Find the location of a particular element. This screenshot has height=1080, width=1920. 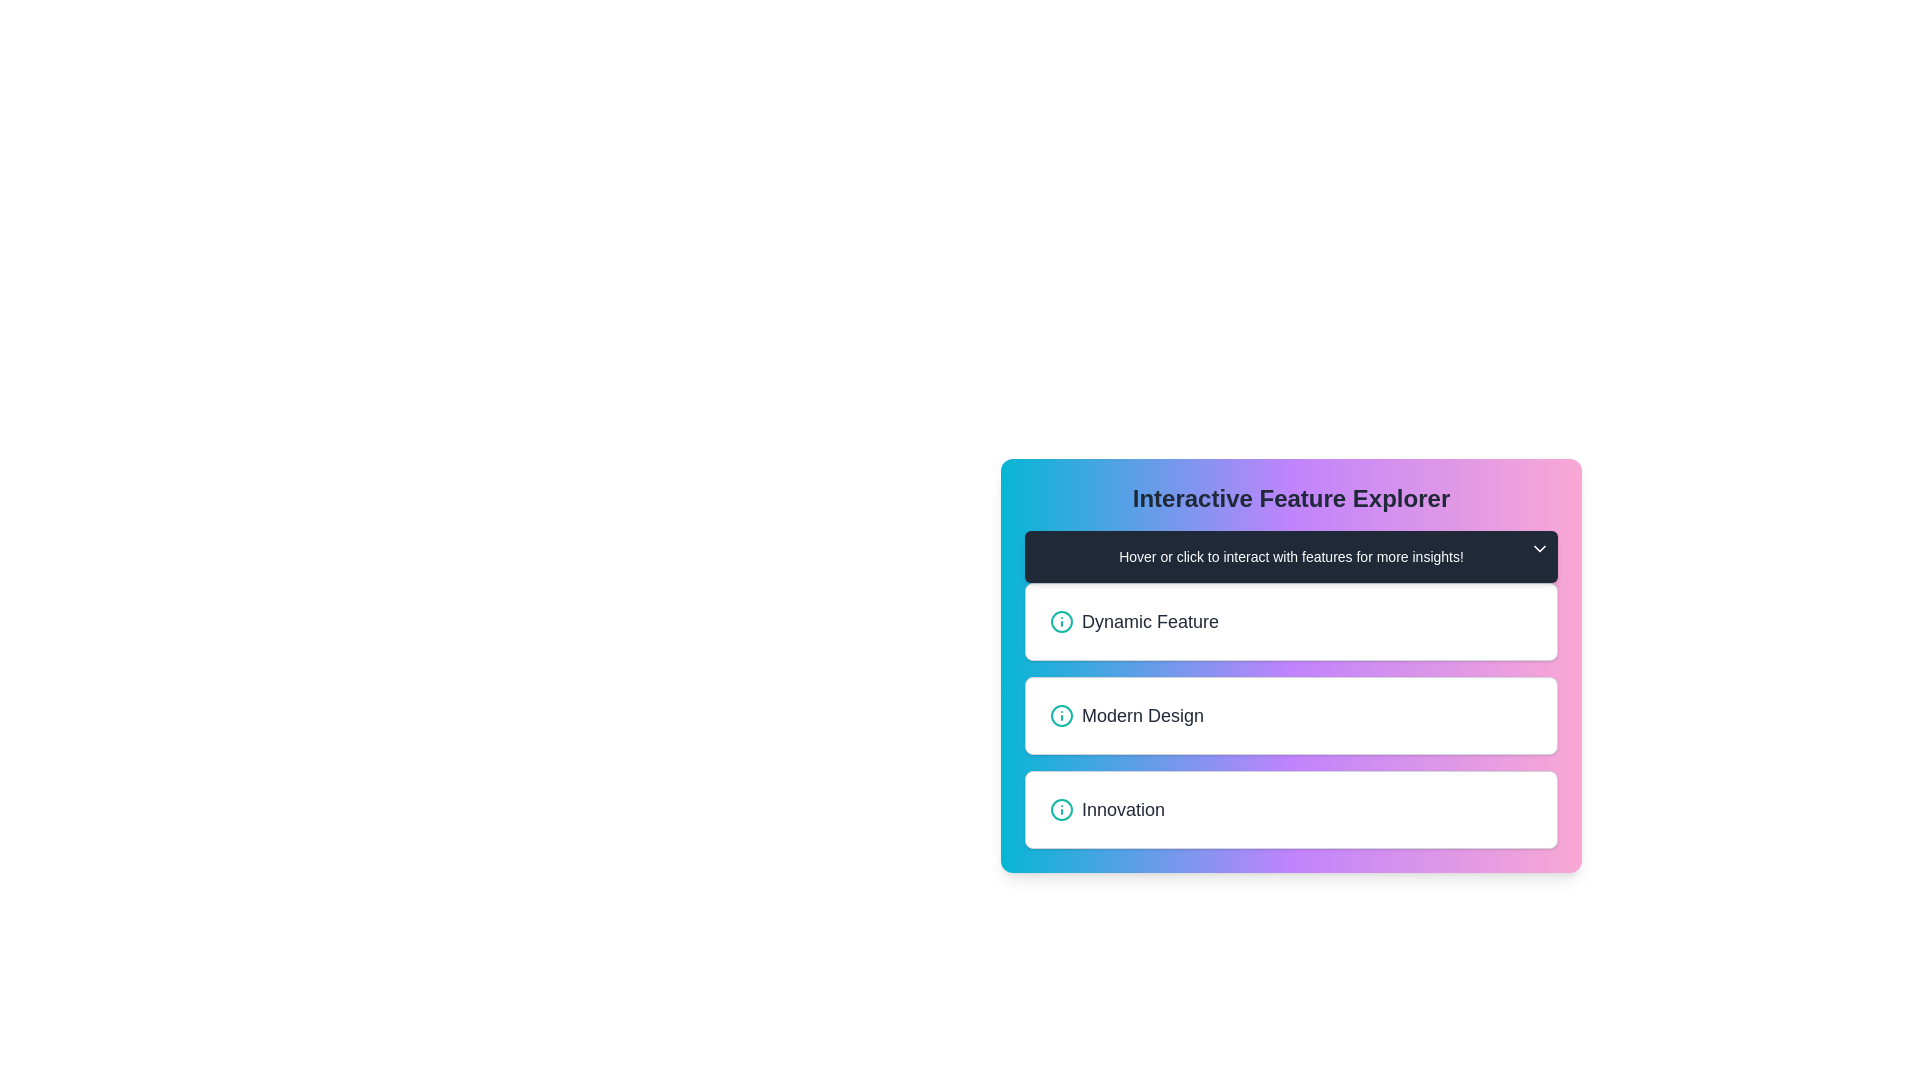

the 'Modern Design' text label, which is the second element in the list, styled in bold gray font, located below 'Dynamic Feature' and above 'Innovation' is located at coordinates (1142, 715).